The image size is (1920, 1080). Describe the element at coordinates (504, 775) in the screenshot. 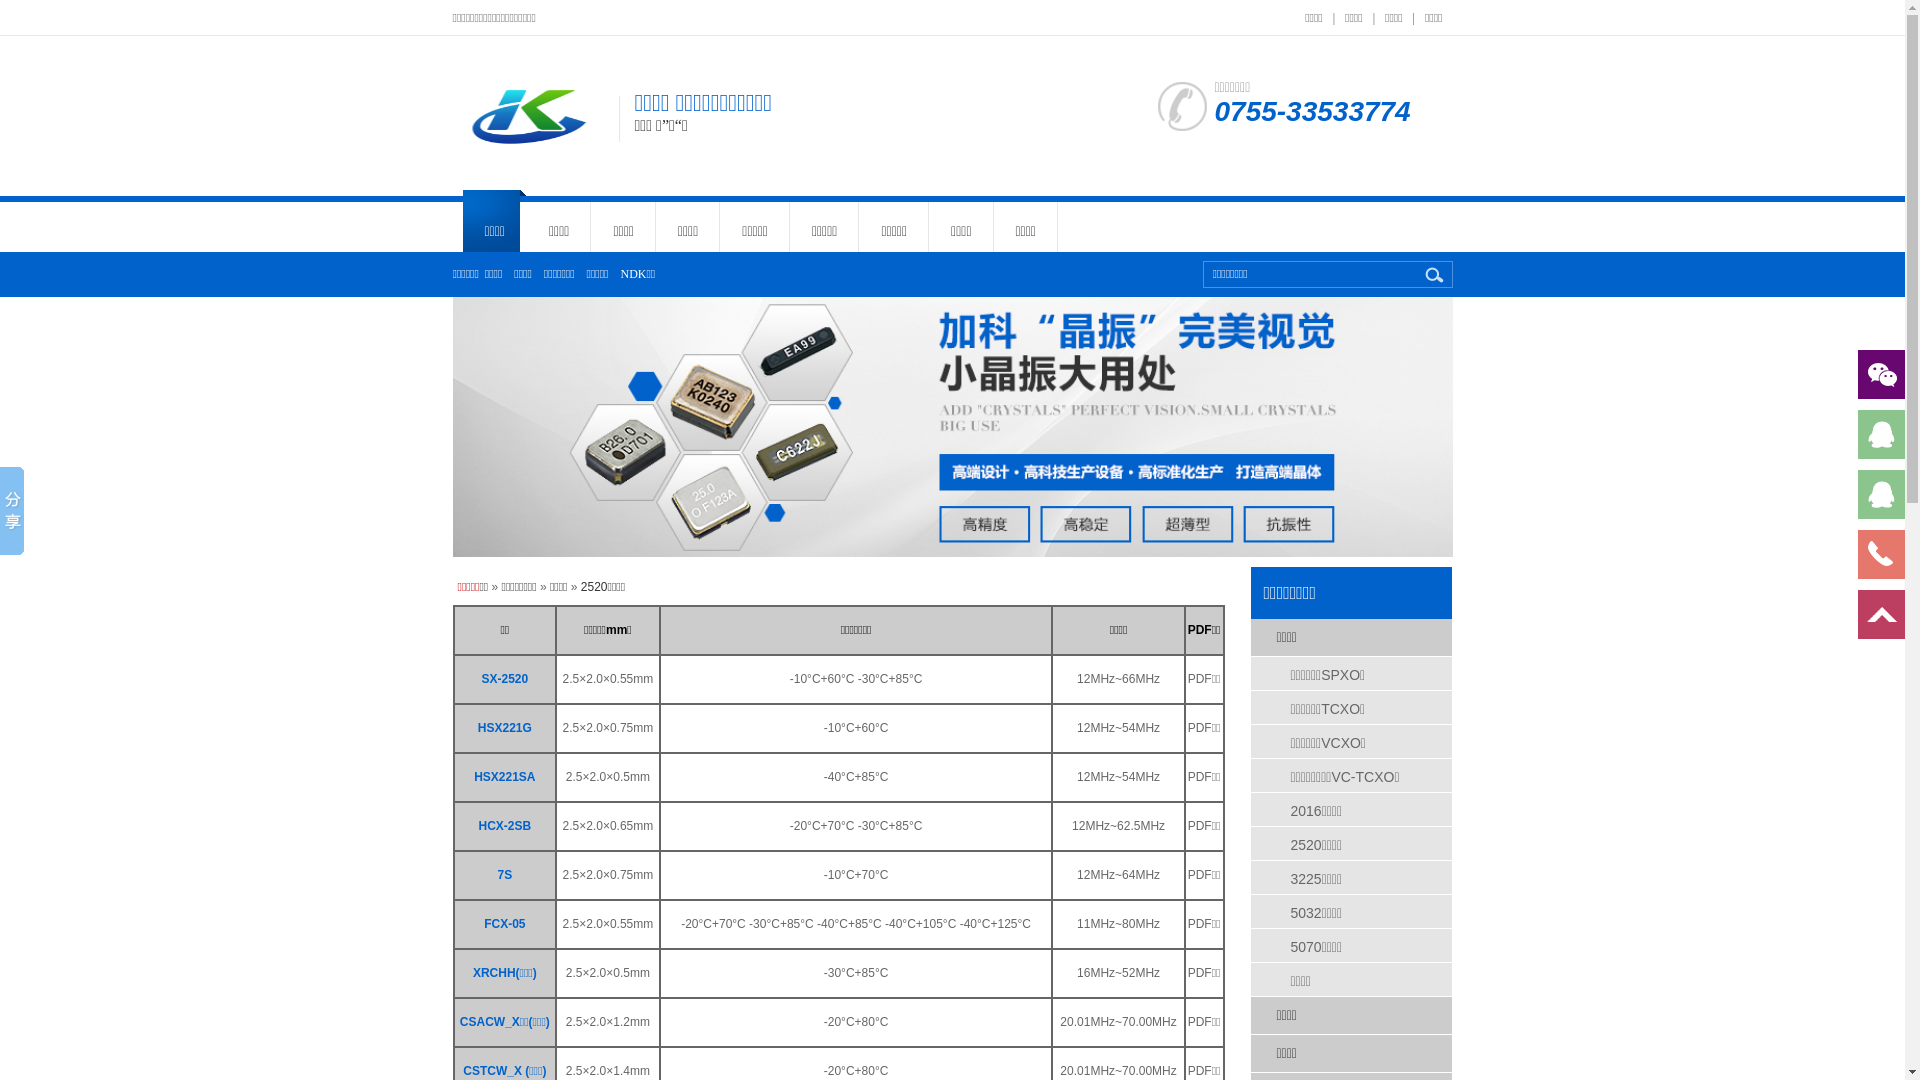

I see `'HSX221SA'` at that location.